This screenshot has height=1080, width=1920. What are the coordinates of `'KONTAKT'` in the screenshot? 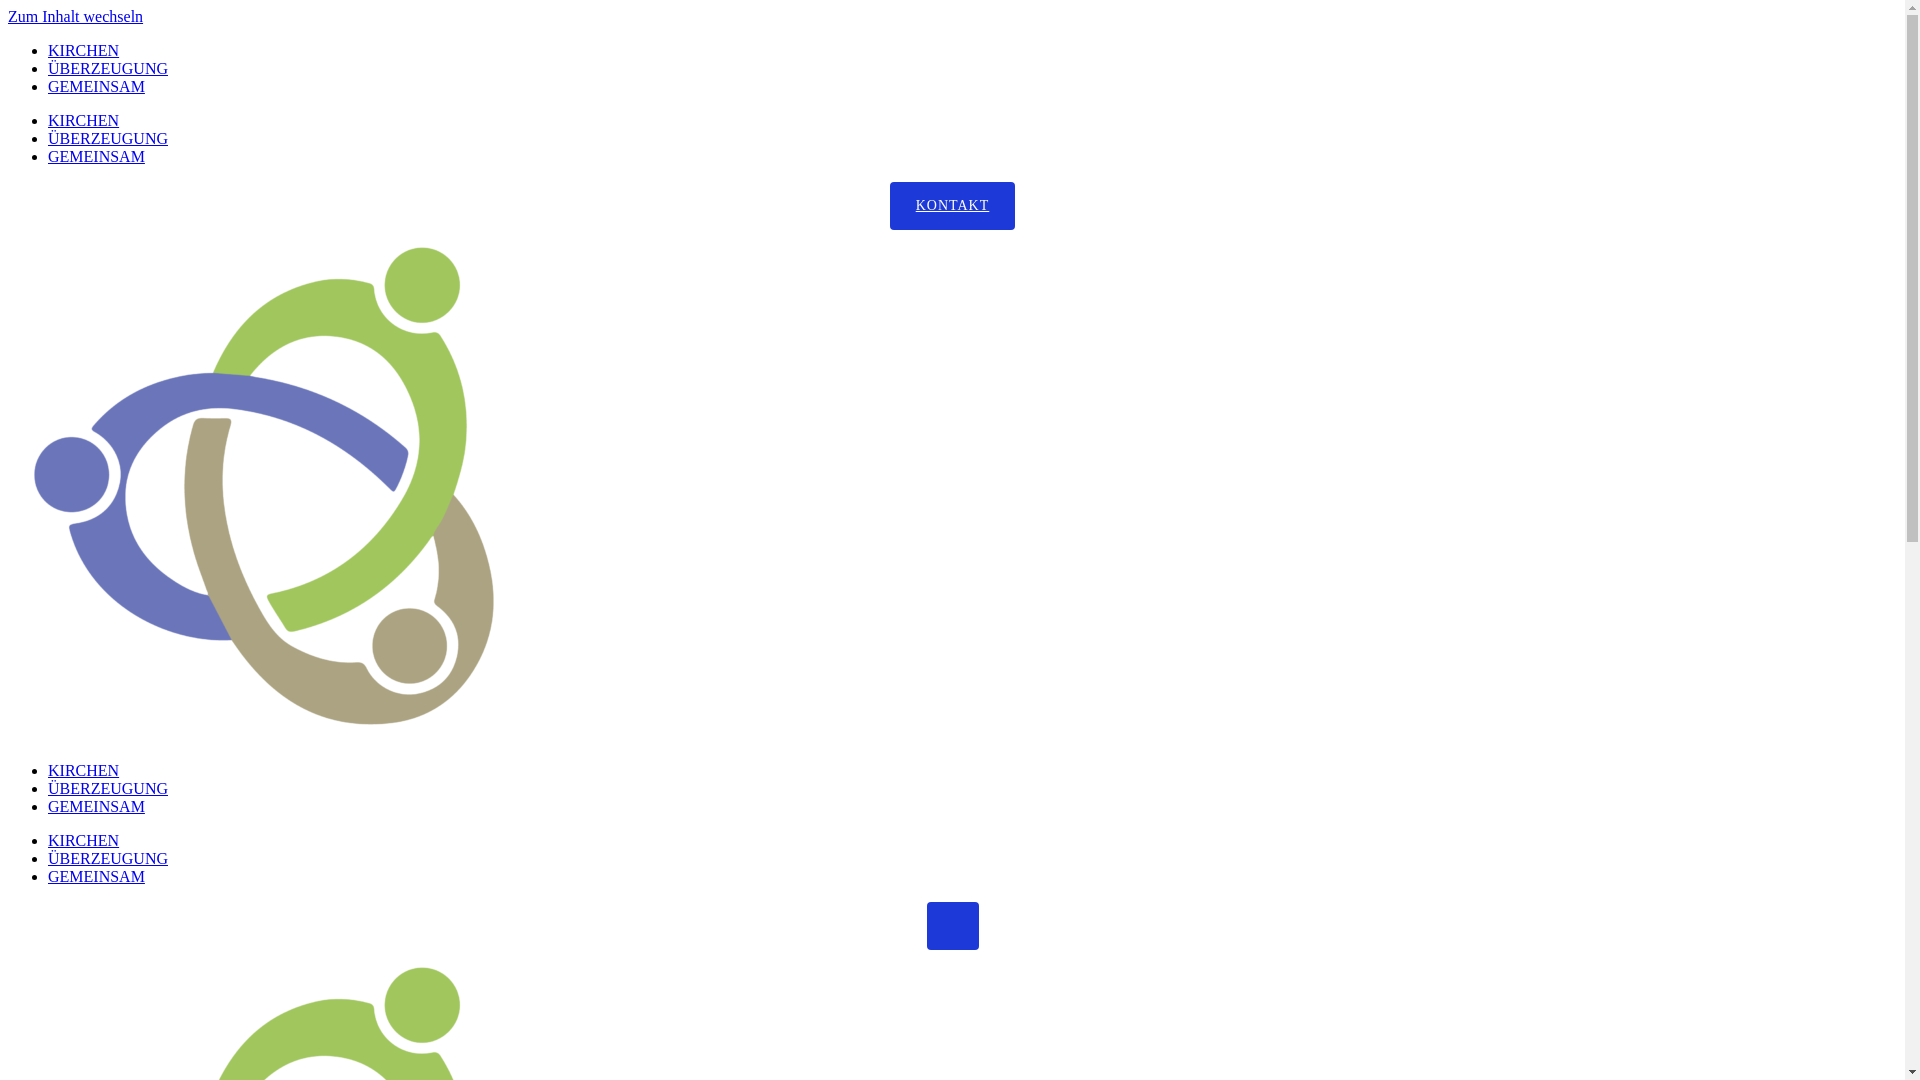 It's located at (952, 205).